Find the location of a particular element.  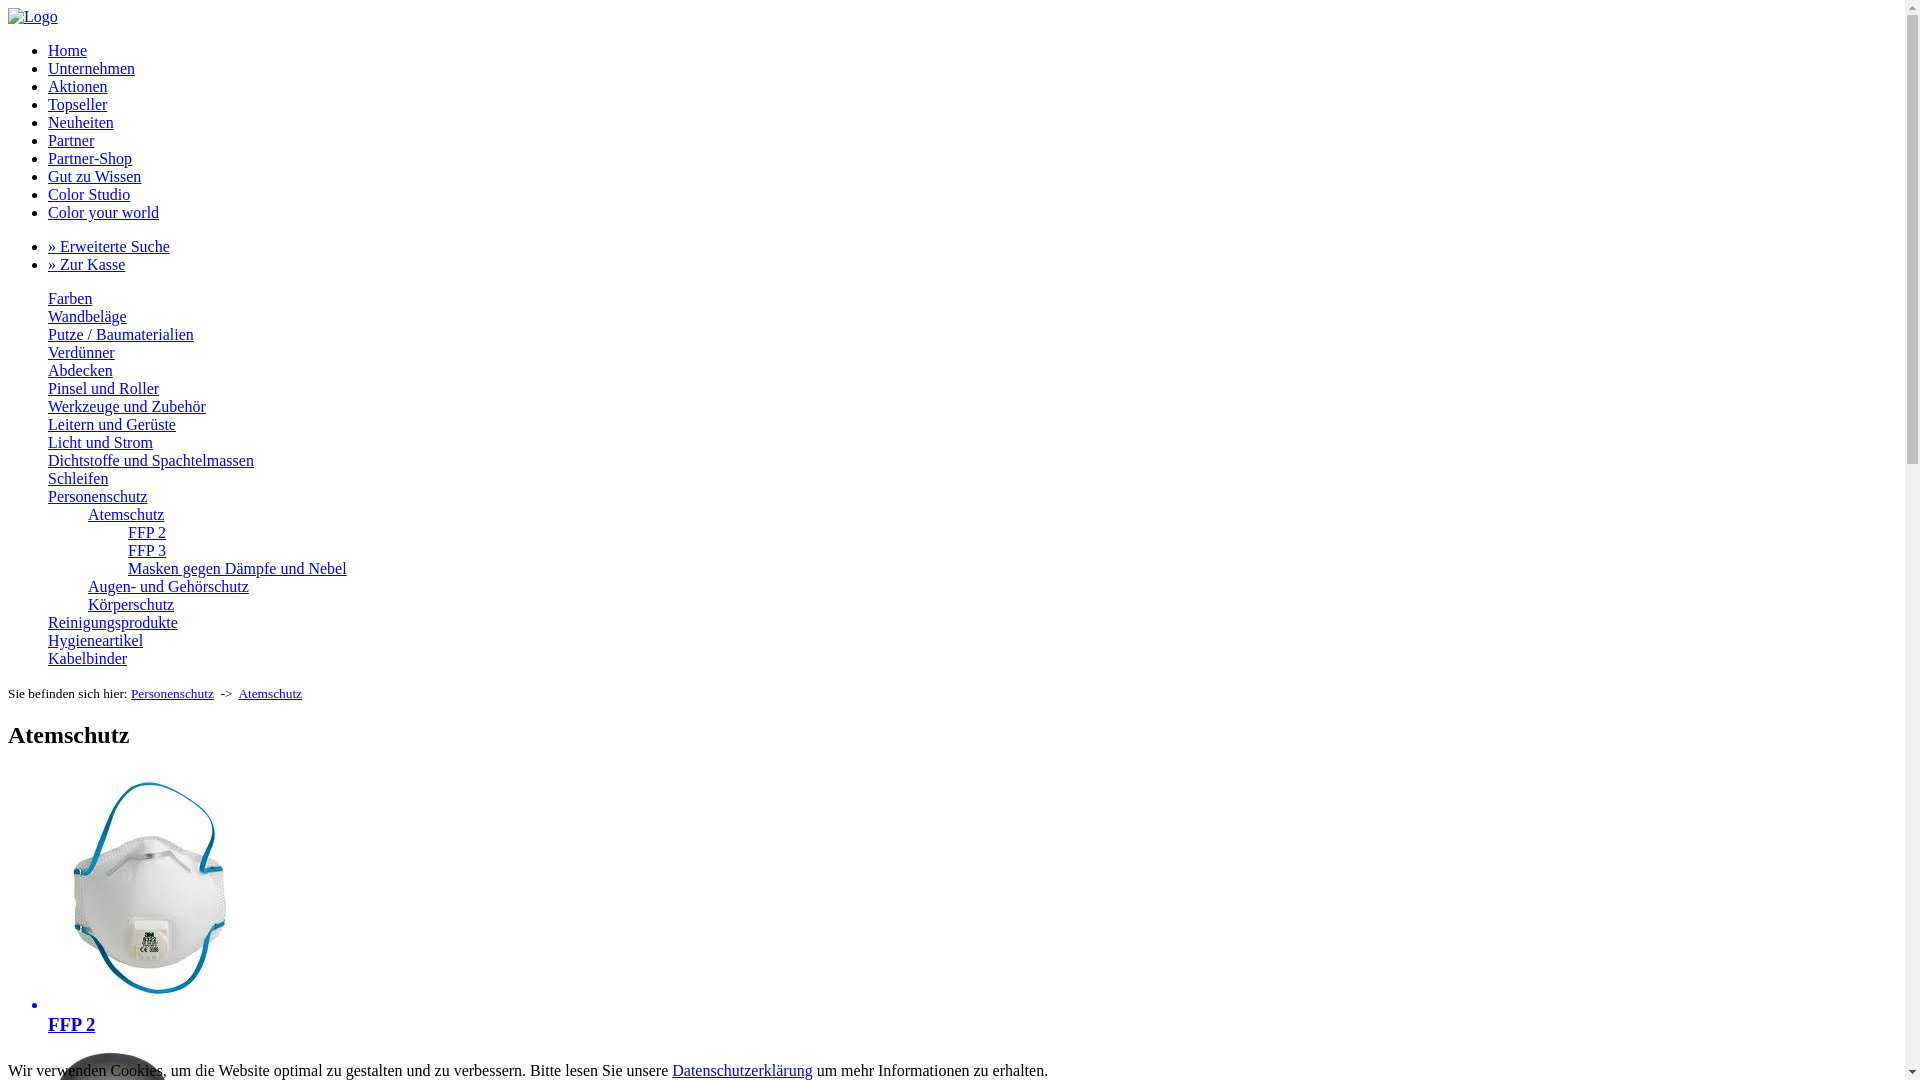

'Schleifen' is located at coordinates (77, 478).